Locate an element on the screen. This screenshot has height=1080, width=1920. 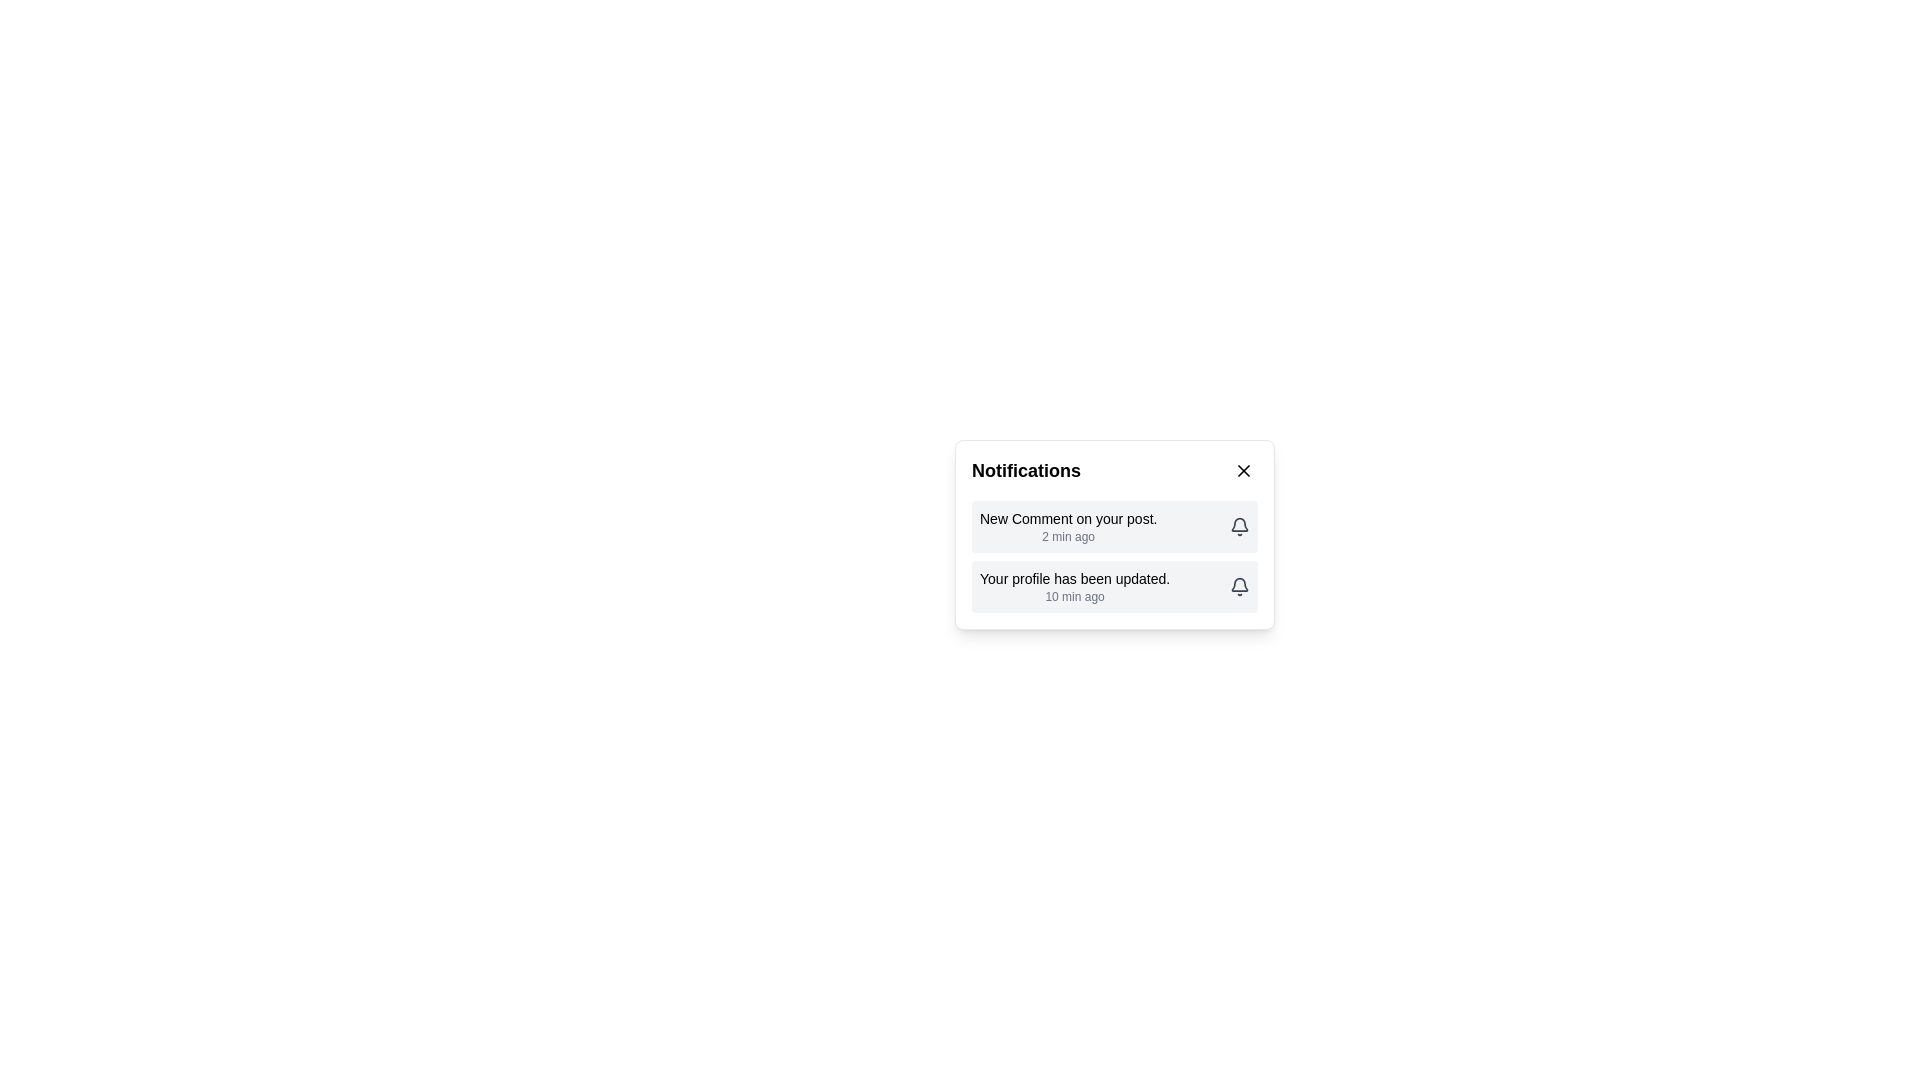
the static text element that serves as the main title of a notification about new comment activity, located in the notifications panel is located at coordinates (1067, 518).